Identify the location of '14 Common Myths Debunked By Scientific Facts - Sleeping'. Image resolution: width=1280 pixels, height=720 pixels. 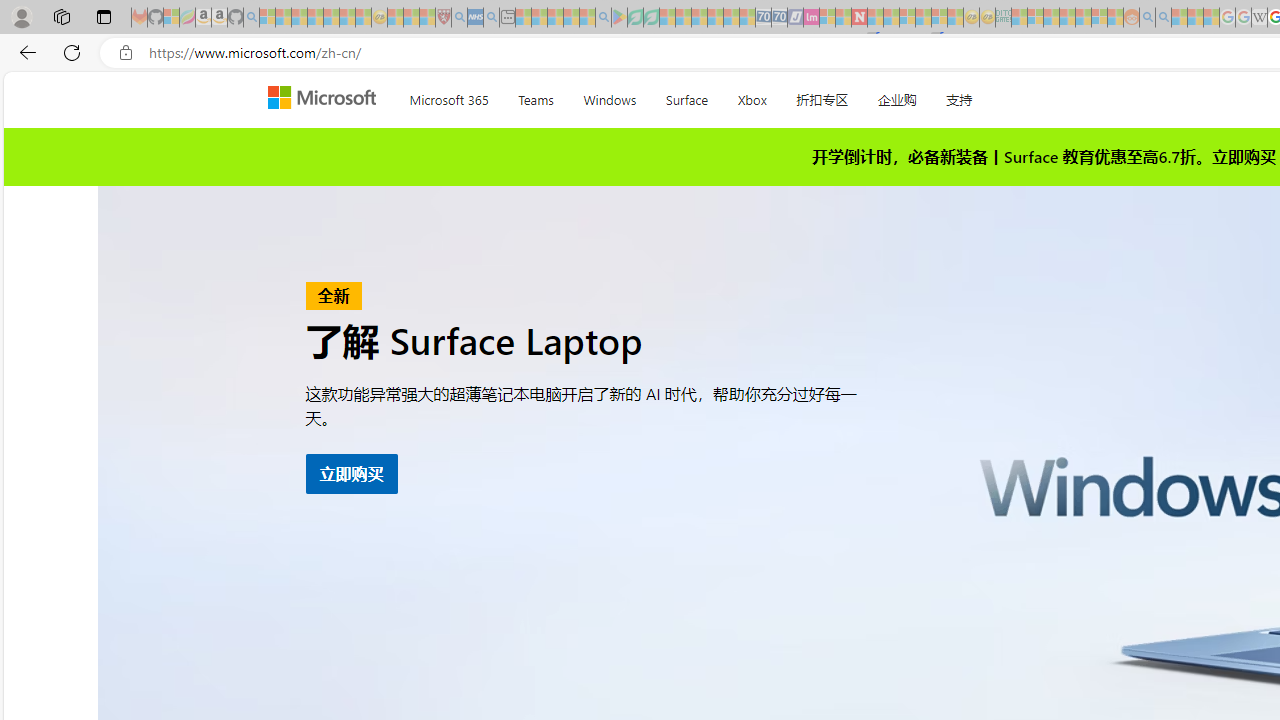
(890, 17).